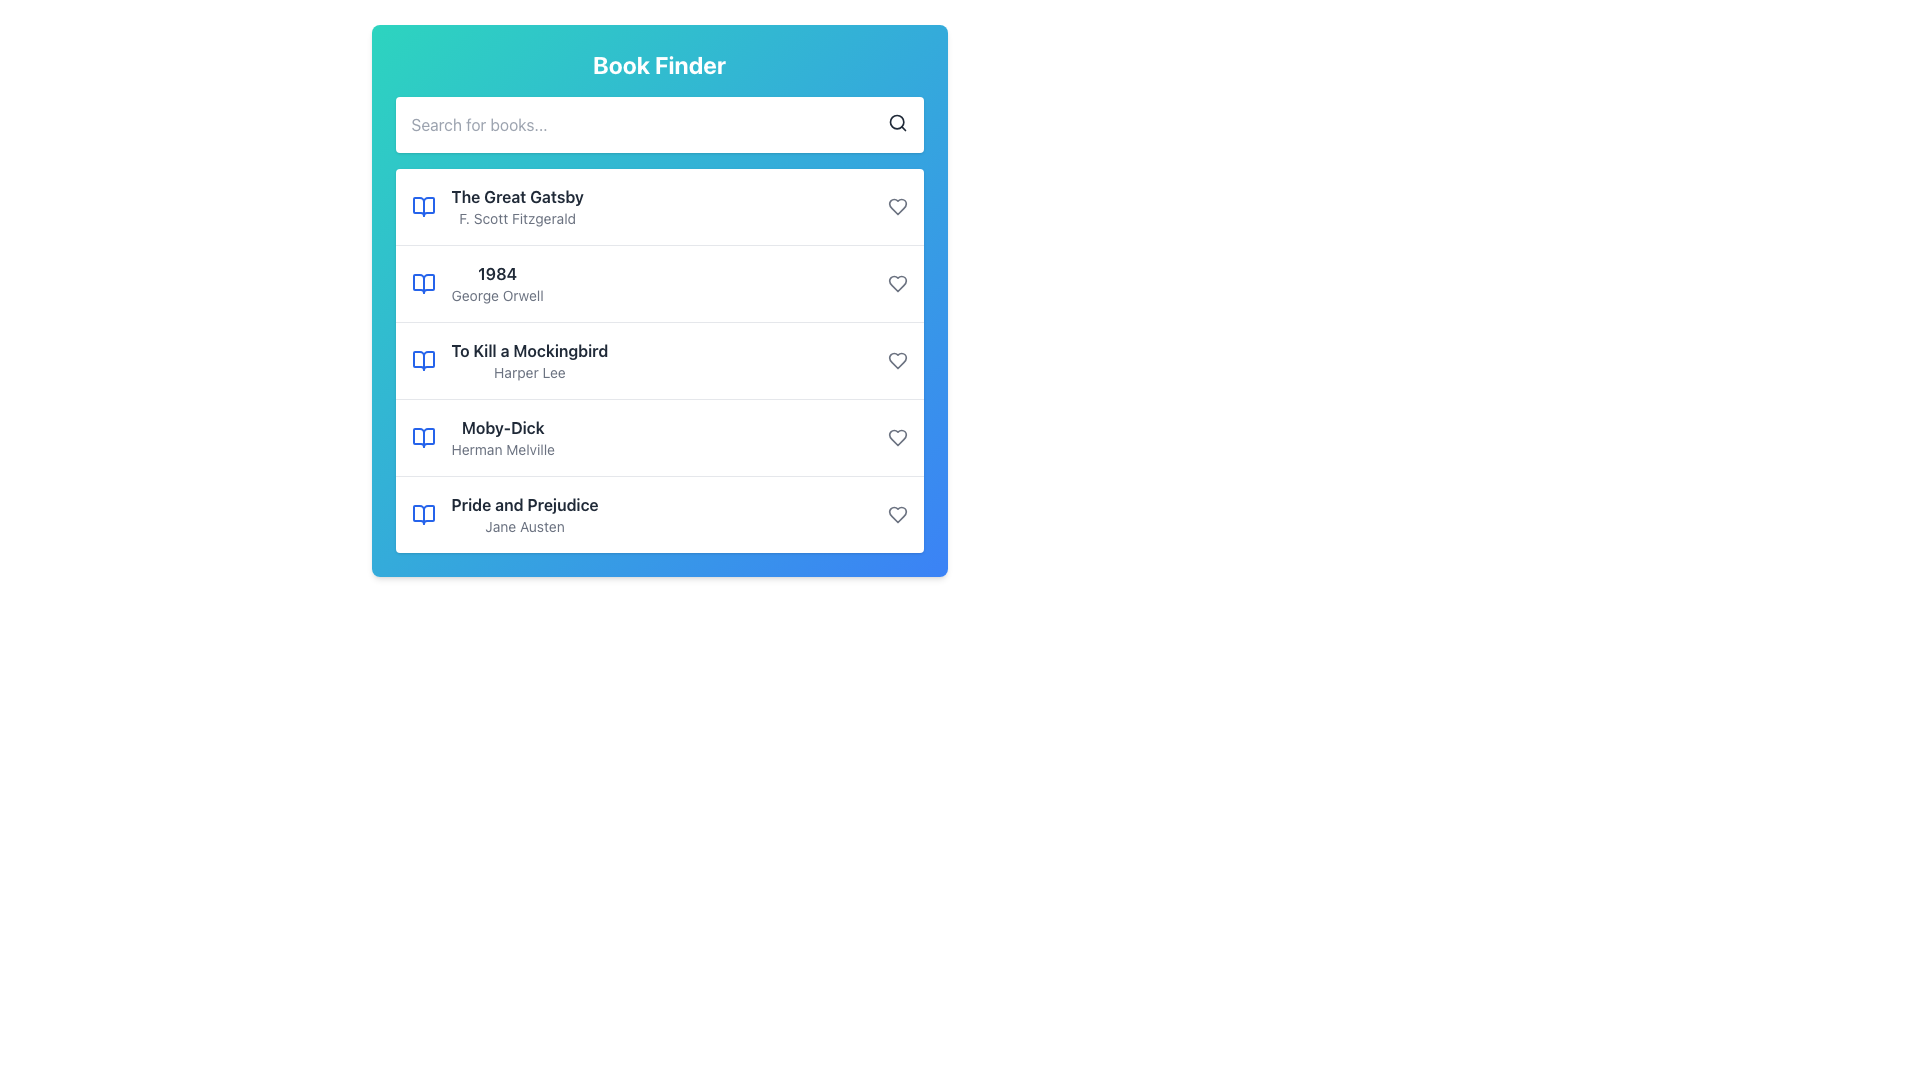 This screenshot has height=1080, width=1920. What do you see at coordinates (422, 514) in the screenshot?
I see `the pictogram of an open book, which is blue and located near the left side of the fifth row, aligned with the title 'Pride and Prejudice'` at bounding box center [422, 514].